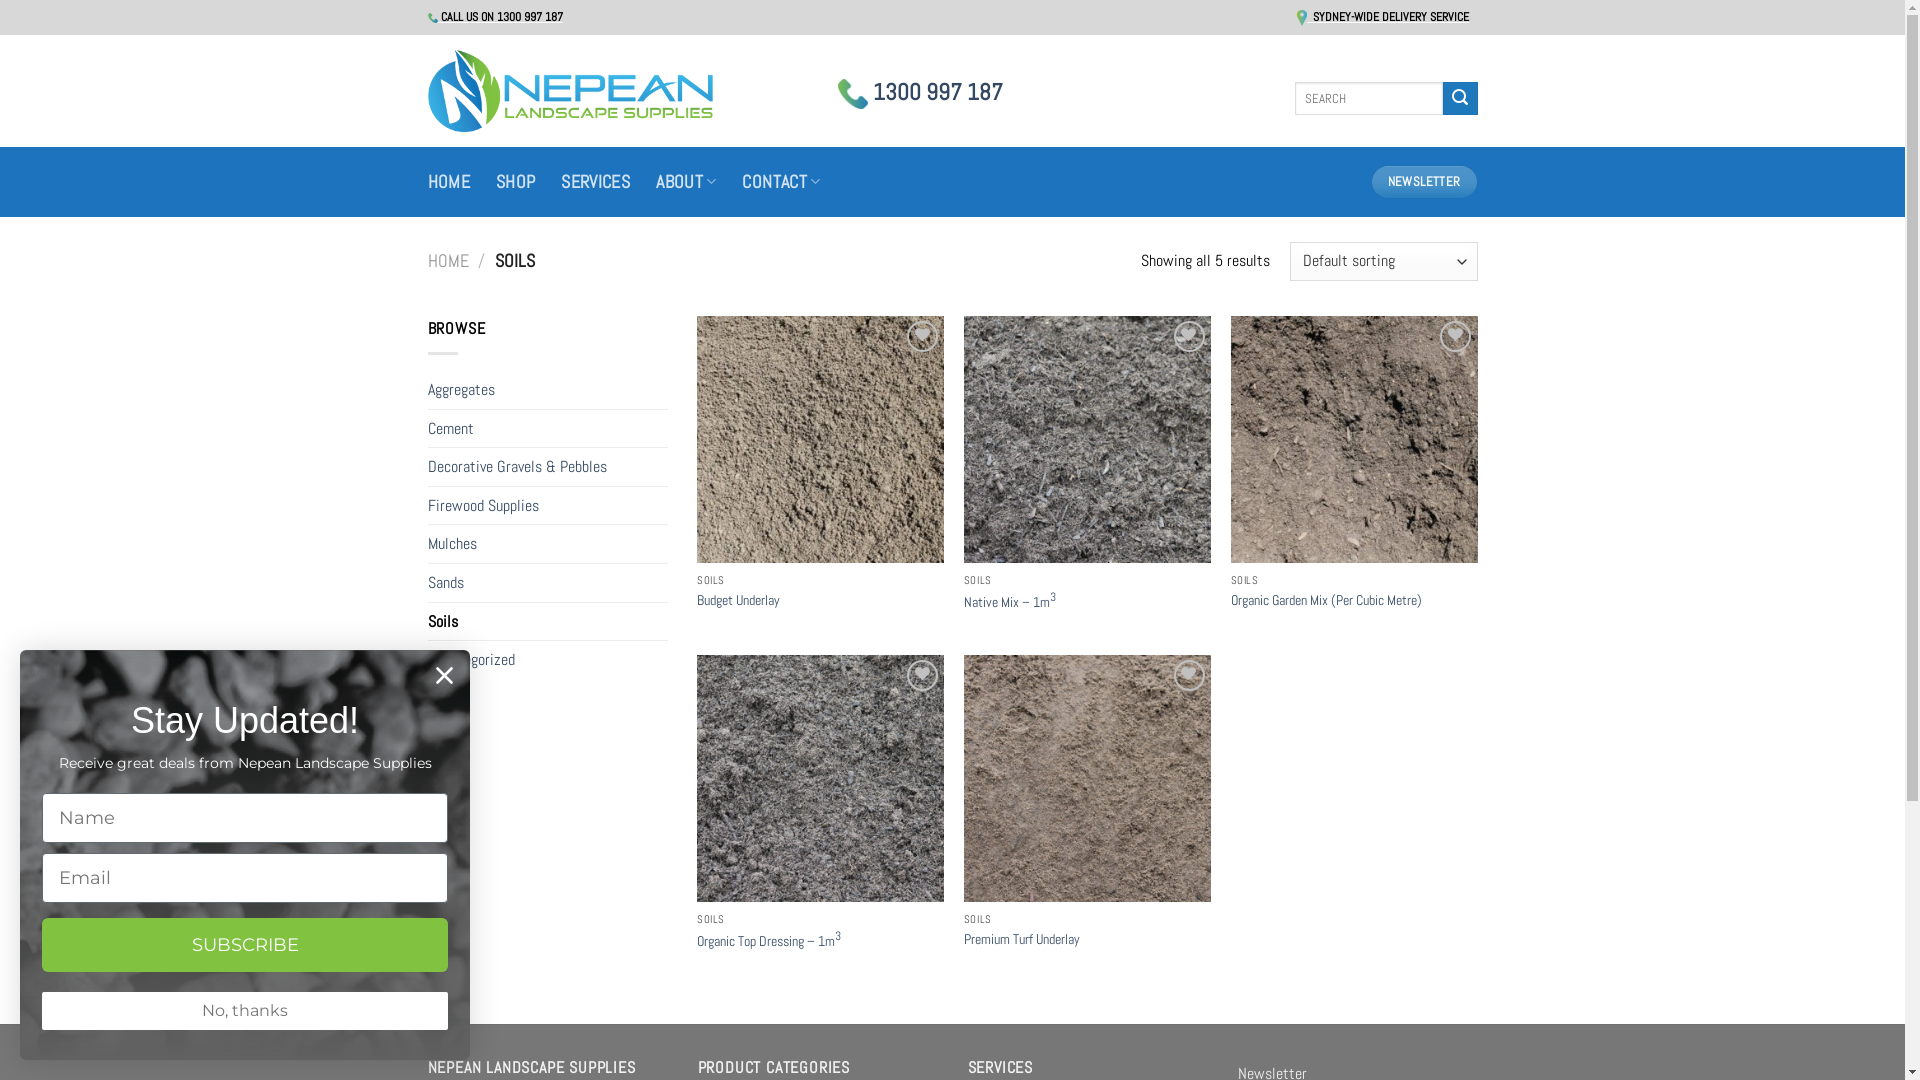  What do you see at coordinates (515, 181) in the screenshot?
I see `'SHOP'` at bounding box center [515, 181].